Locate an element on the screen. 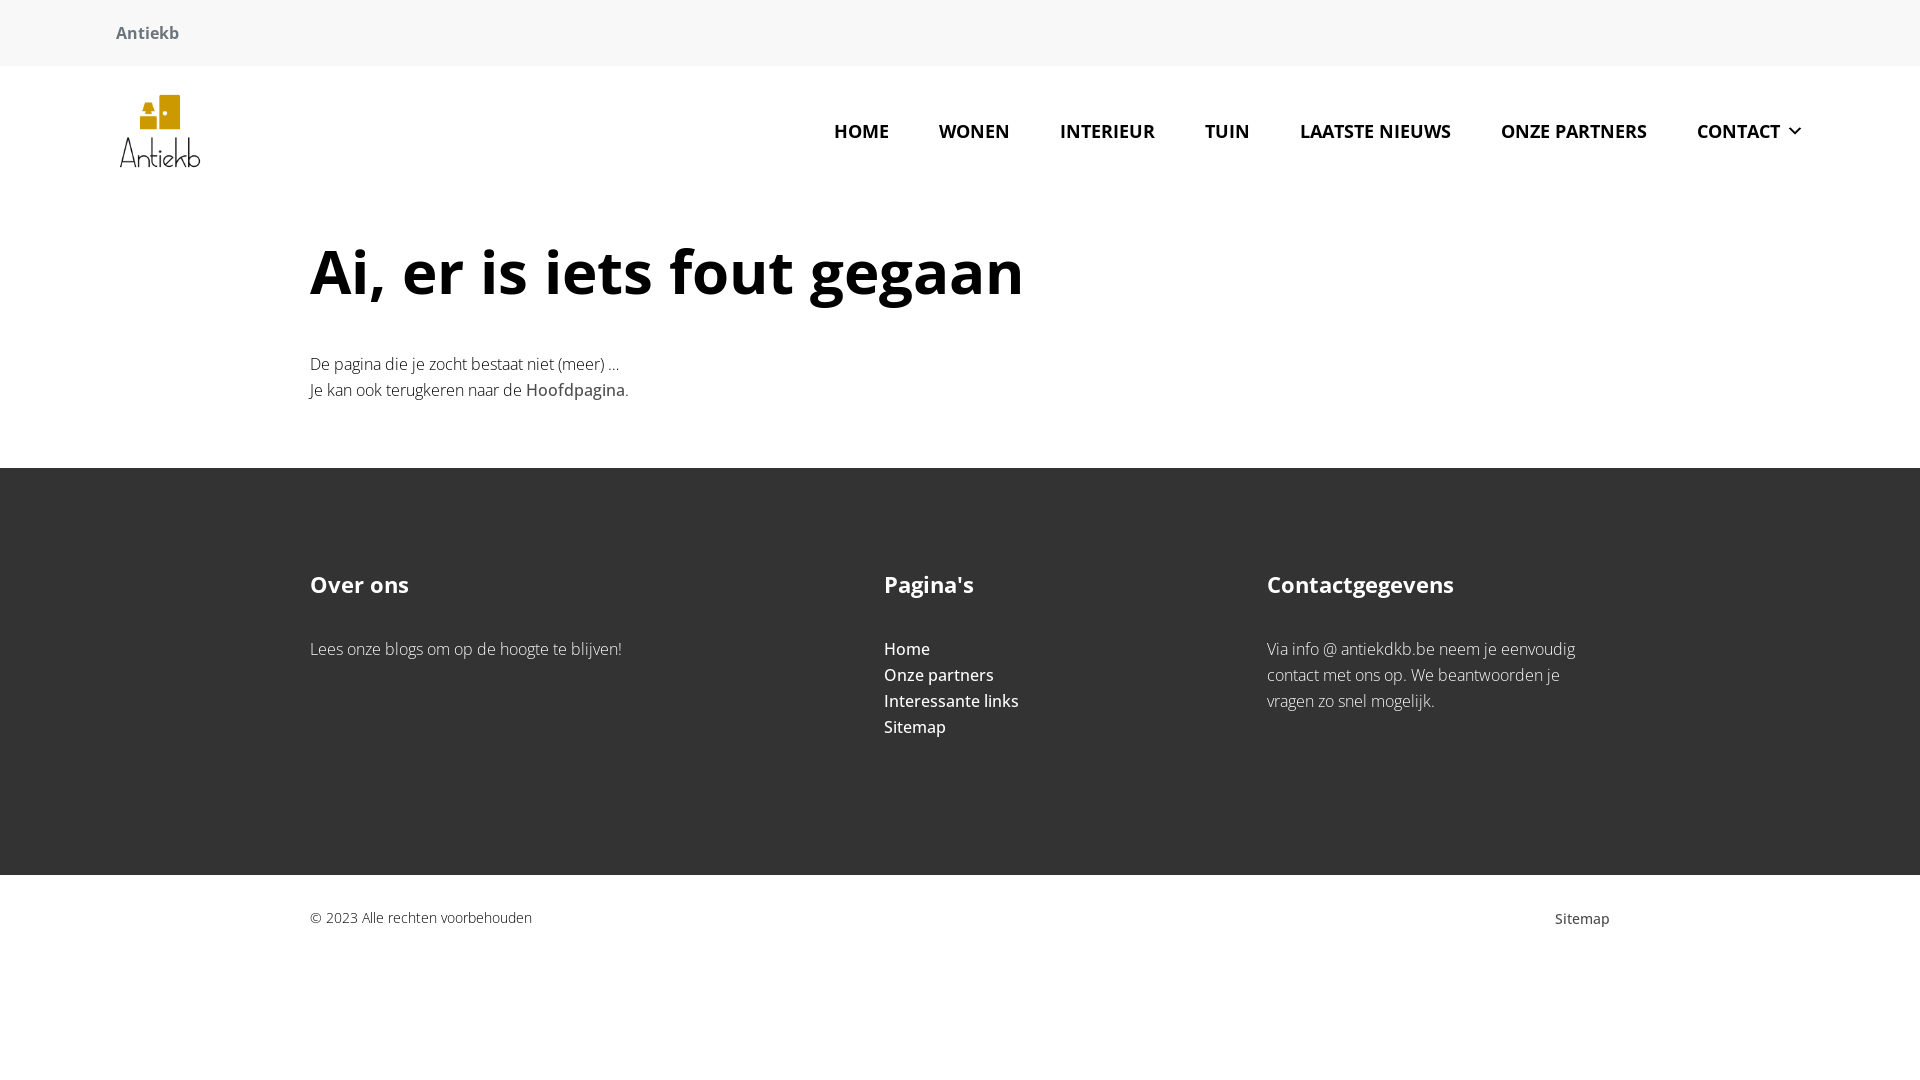  'Home' is located at coordinates (906, 648).